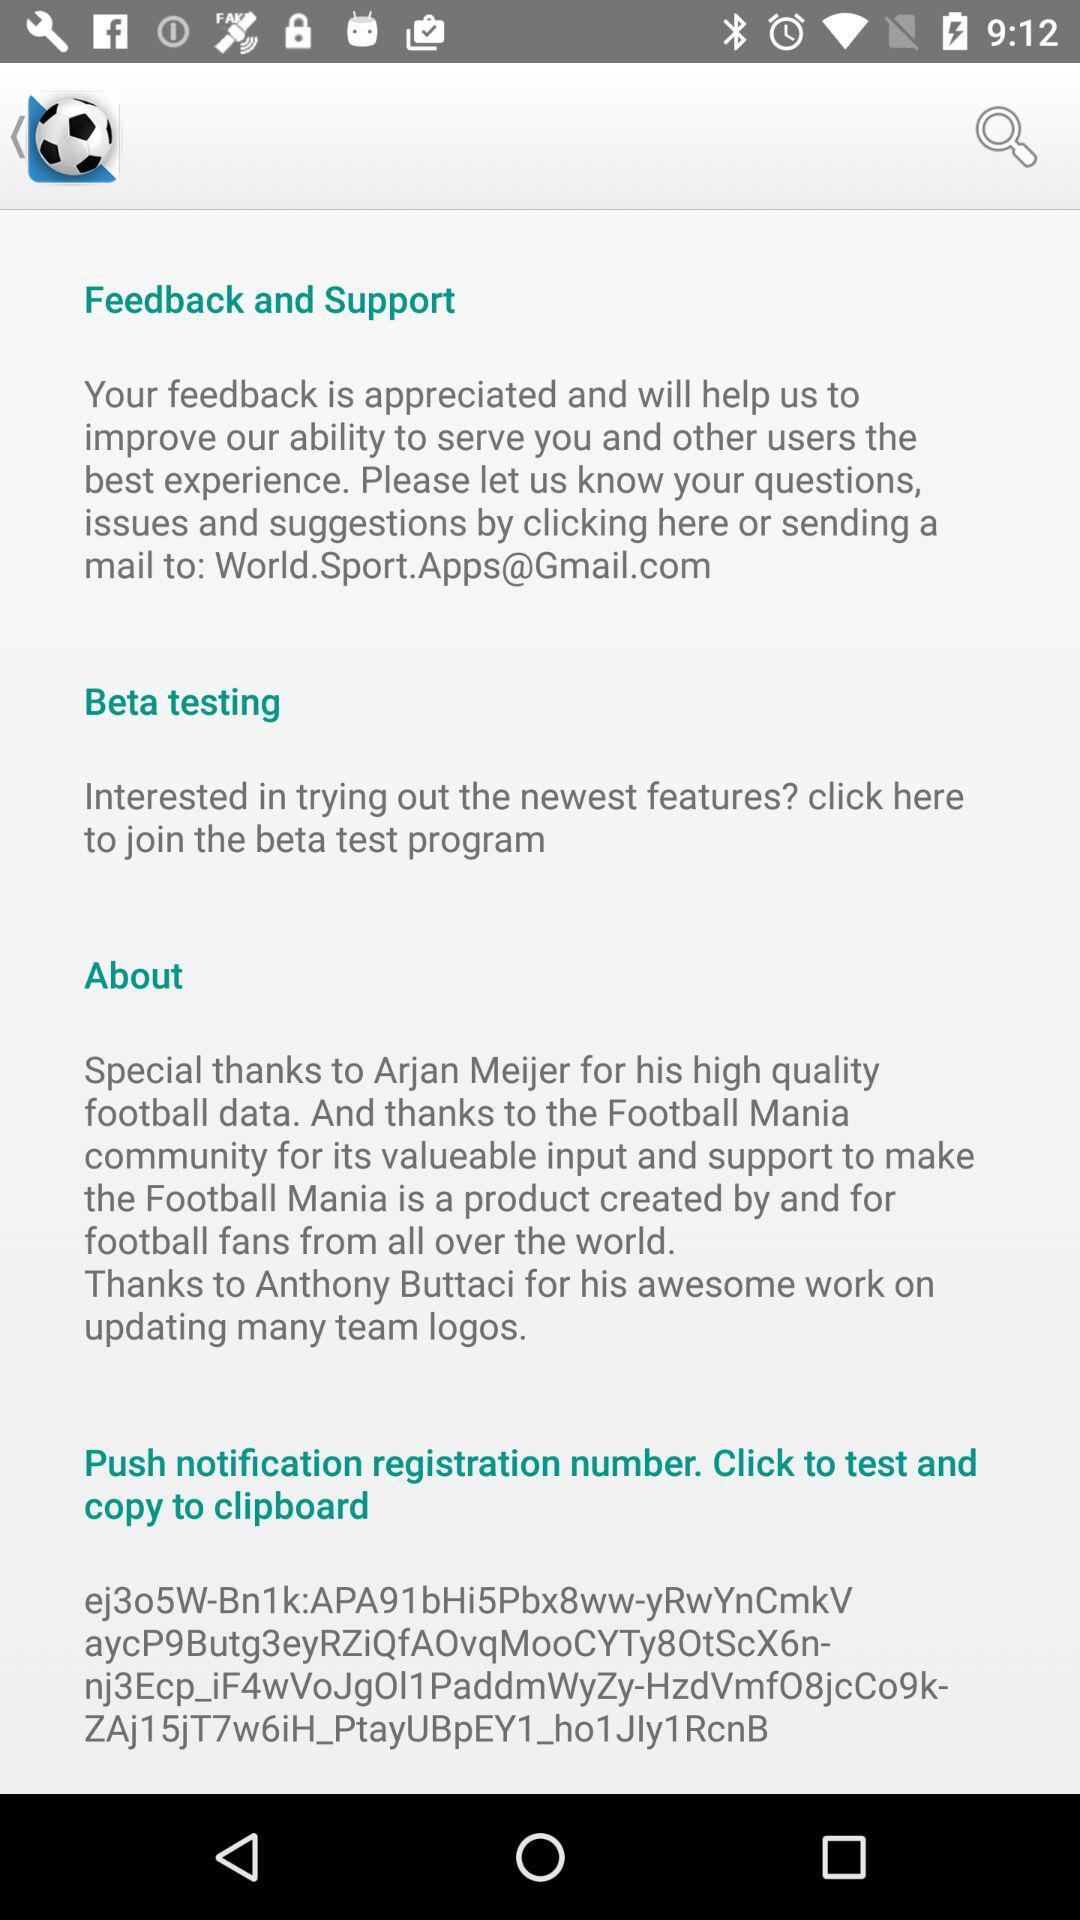 The width and height of the screenshot is (1080, 1920). Describe the element at coordinates (540, 679) in the screenshot. I see `icon above interested in trying item` at that location.